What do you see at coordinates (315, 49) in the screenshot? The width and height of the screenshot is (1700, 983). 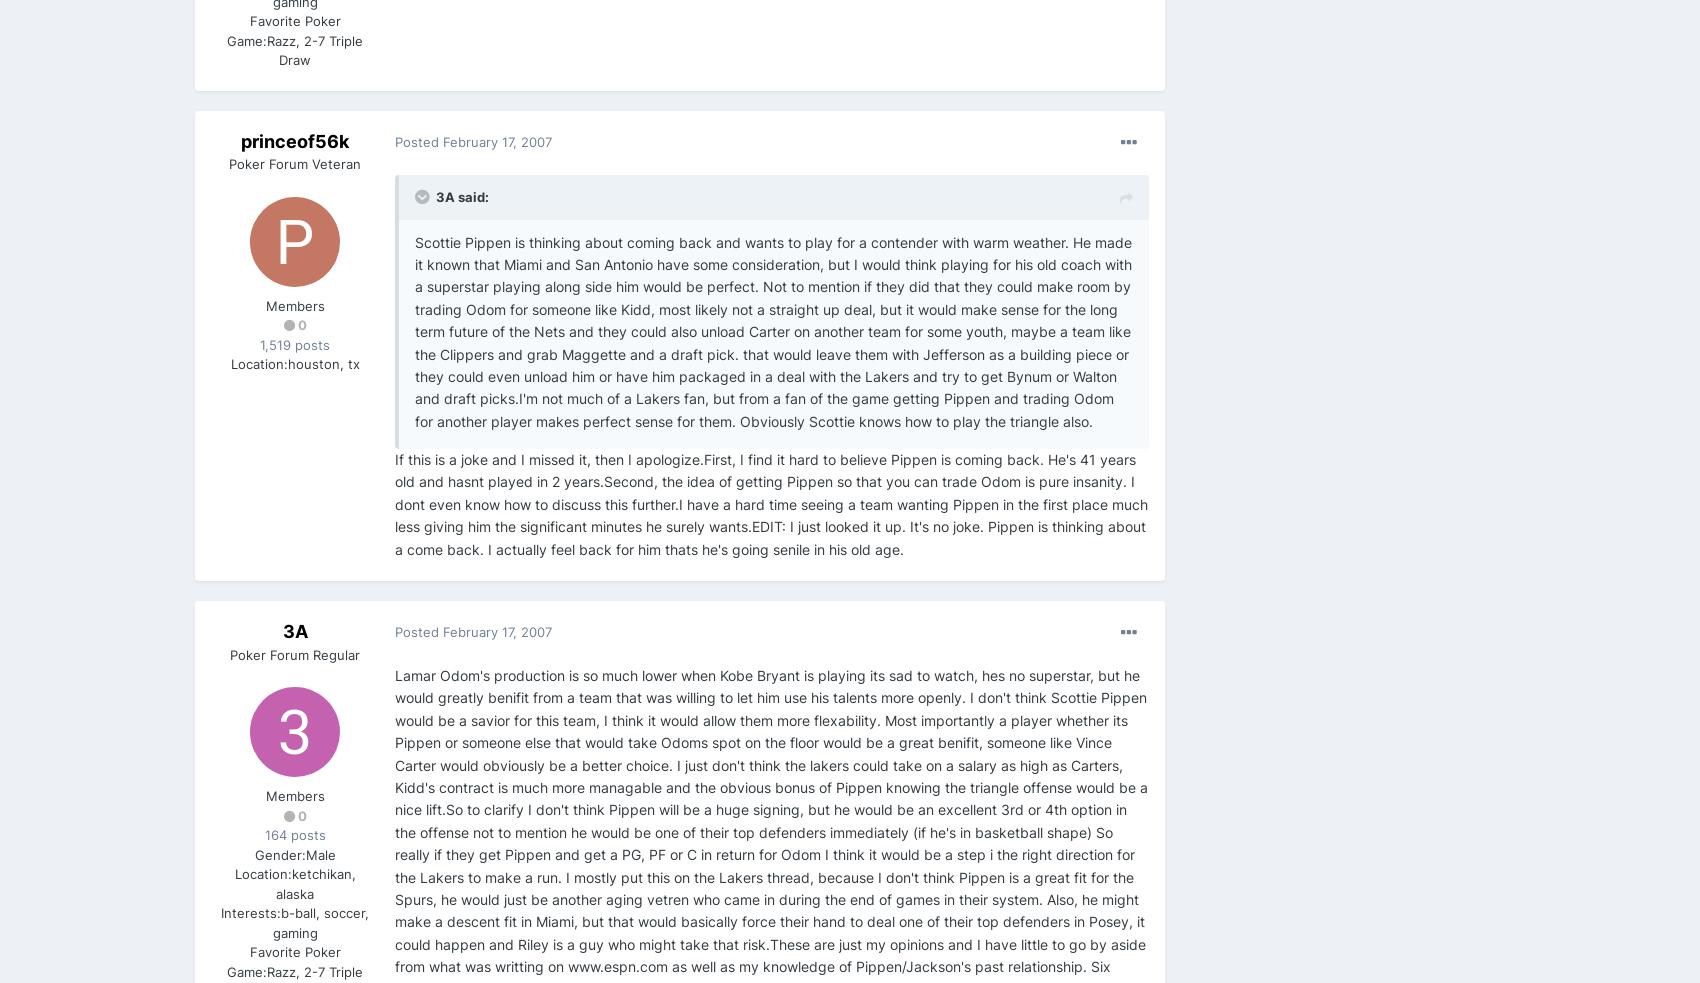 I see `'Razz, 2-7 Triple Draw'` at bounding box center [315, 49].